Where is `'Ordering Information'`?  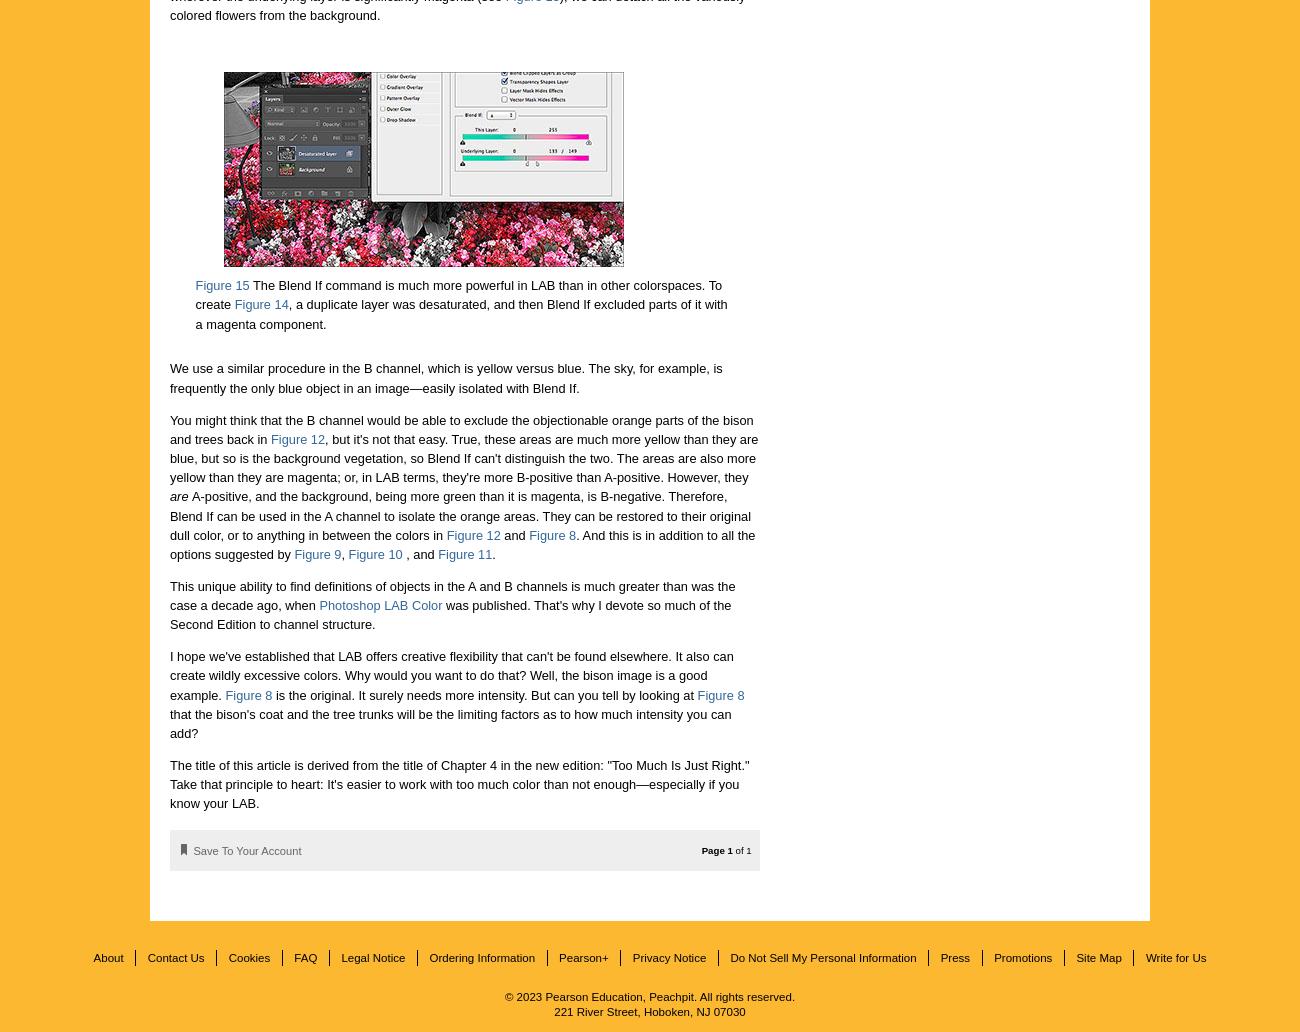
'Ordering Information' is located at coordinates (481, 955).